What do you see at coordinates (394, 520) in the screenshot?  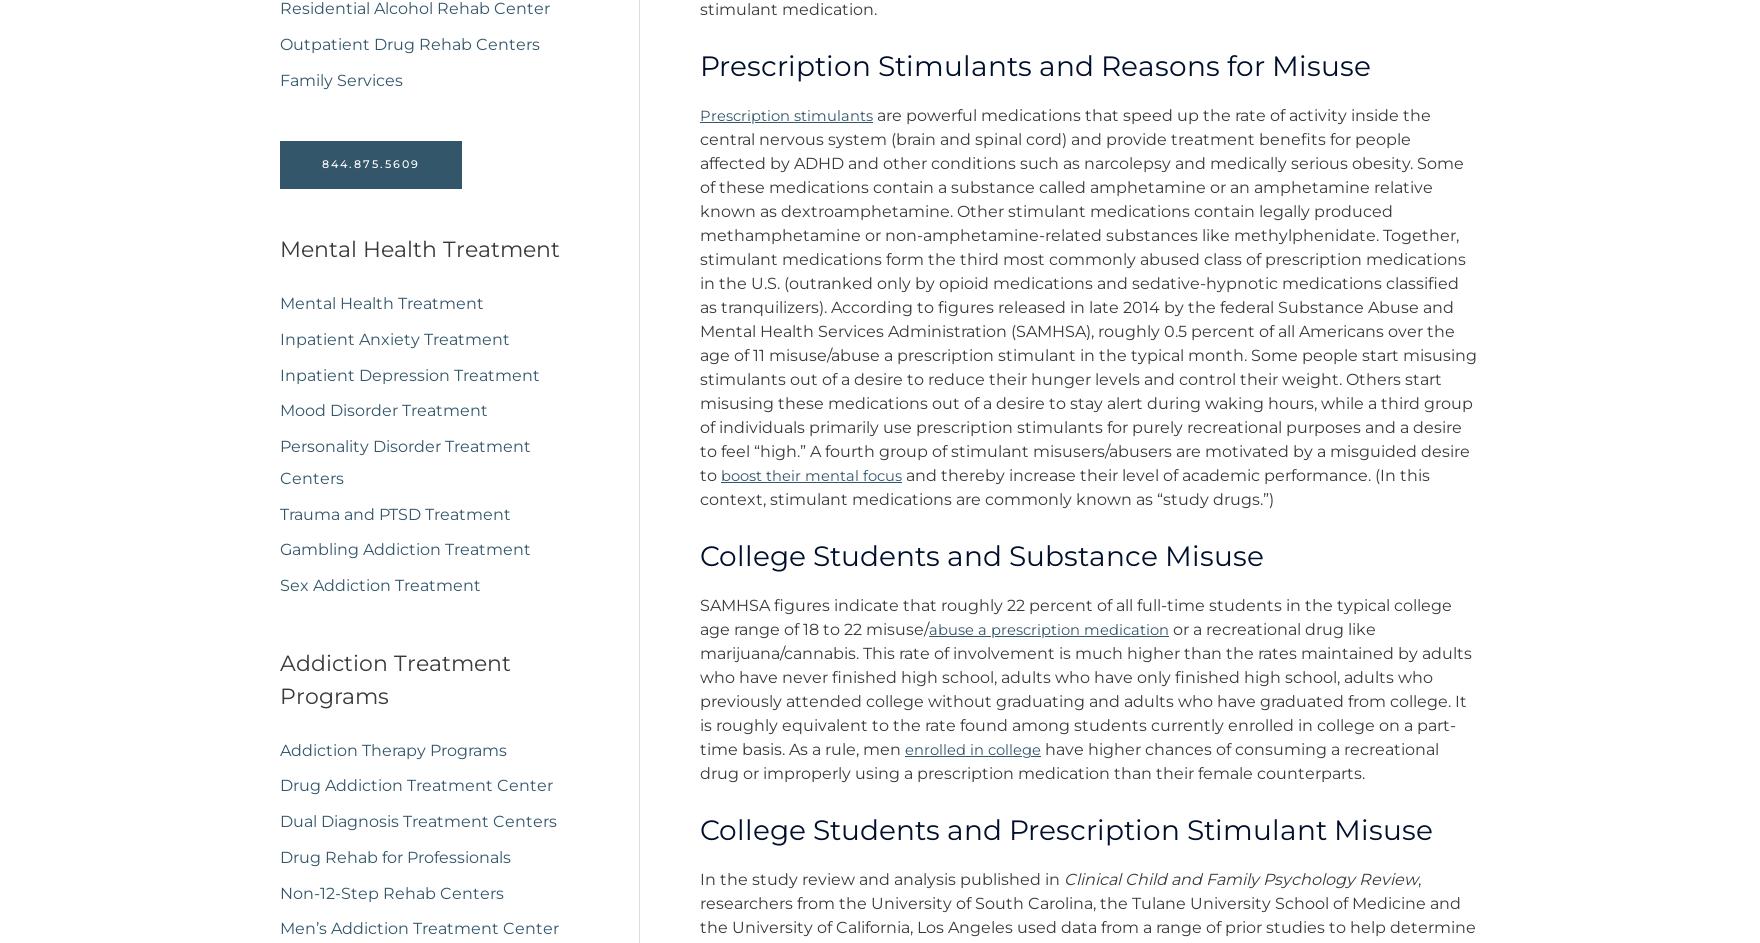 I see `'Trauma and PTSD Treatment'` at bounding box center [394, 520].